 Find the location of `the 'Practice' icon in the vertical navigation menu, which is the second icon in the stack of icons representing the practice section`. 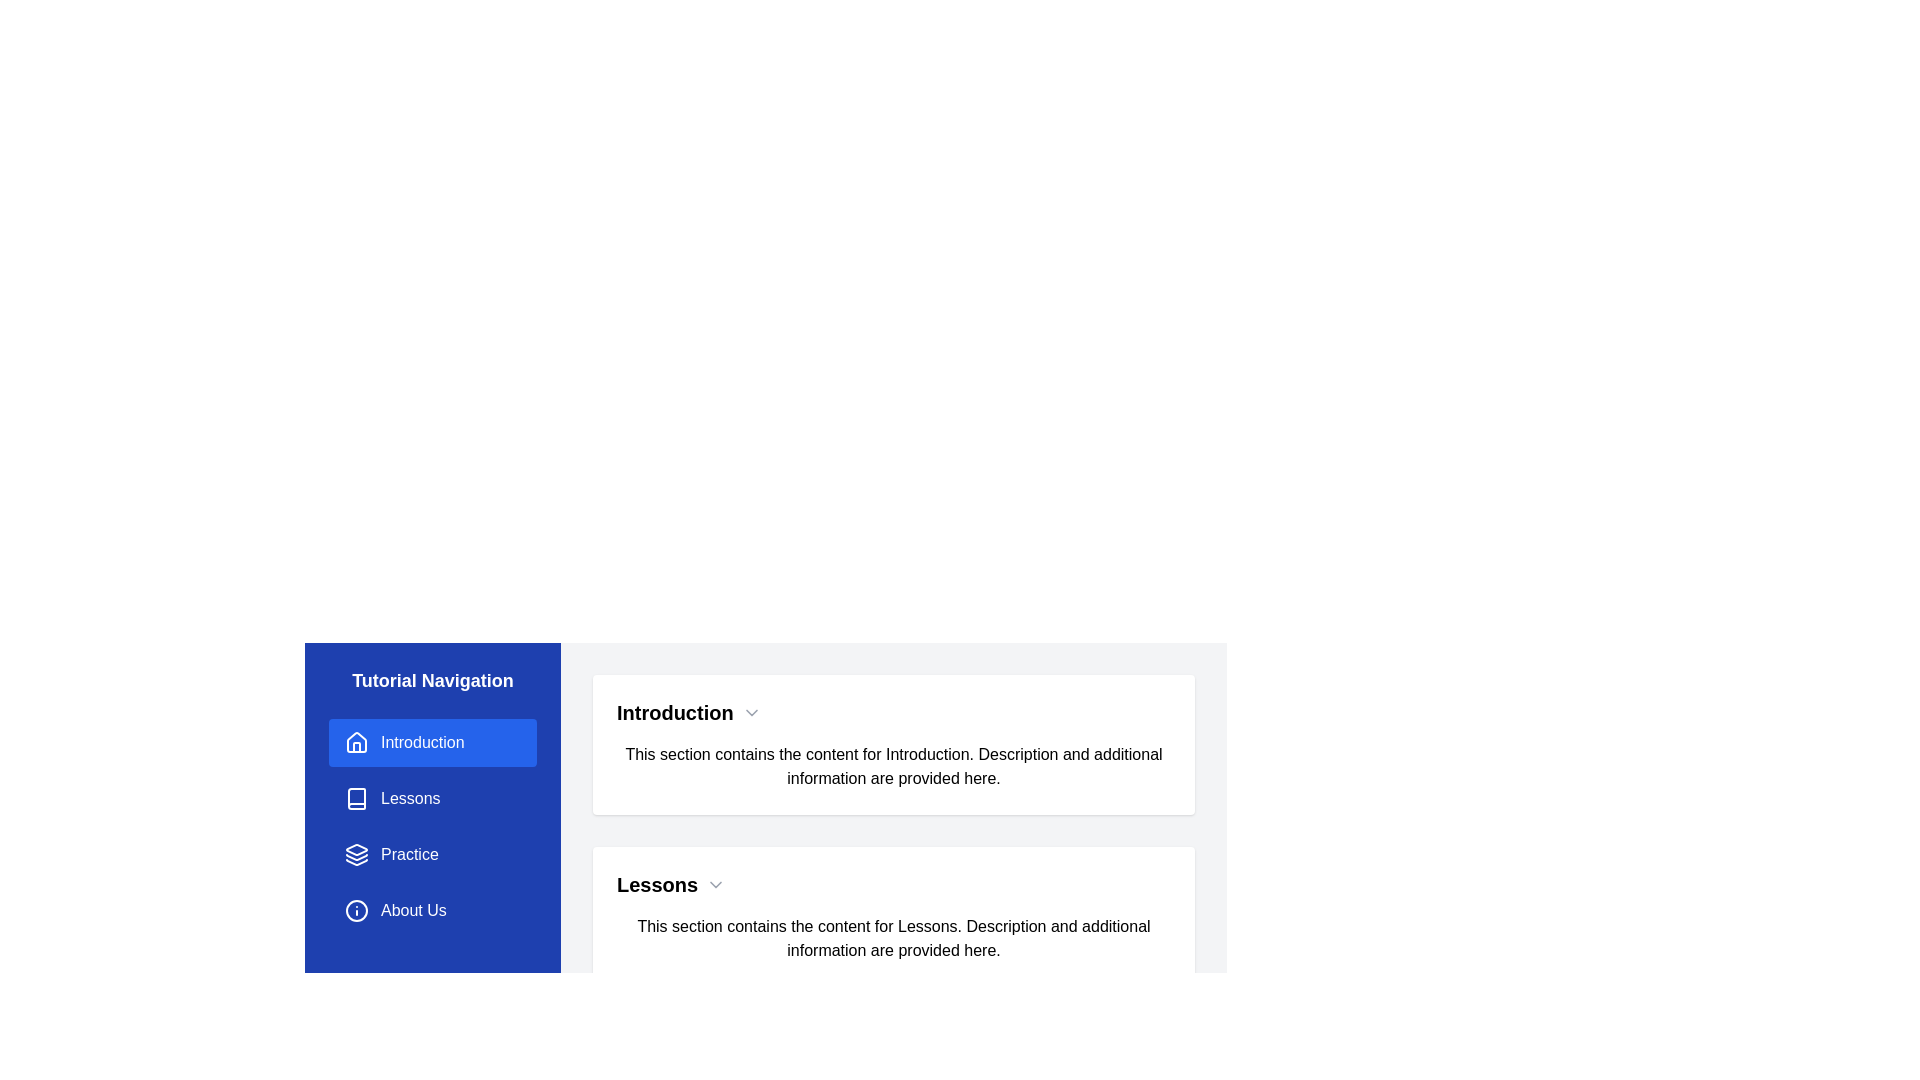

the 'Practice' icon in the vertical navigation menu, which is the second icon in the stack of icons representing the practice section is located at coordinates (356, 855).